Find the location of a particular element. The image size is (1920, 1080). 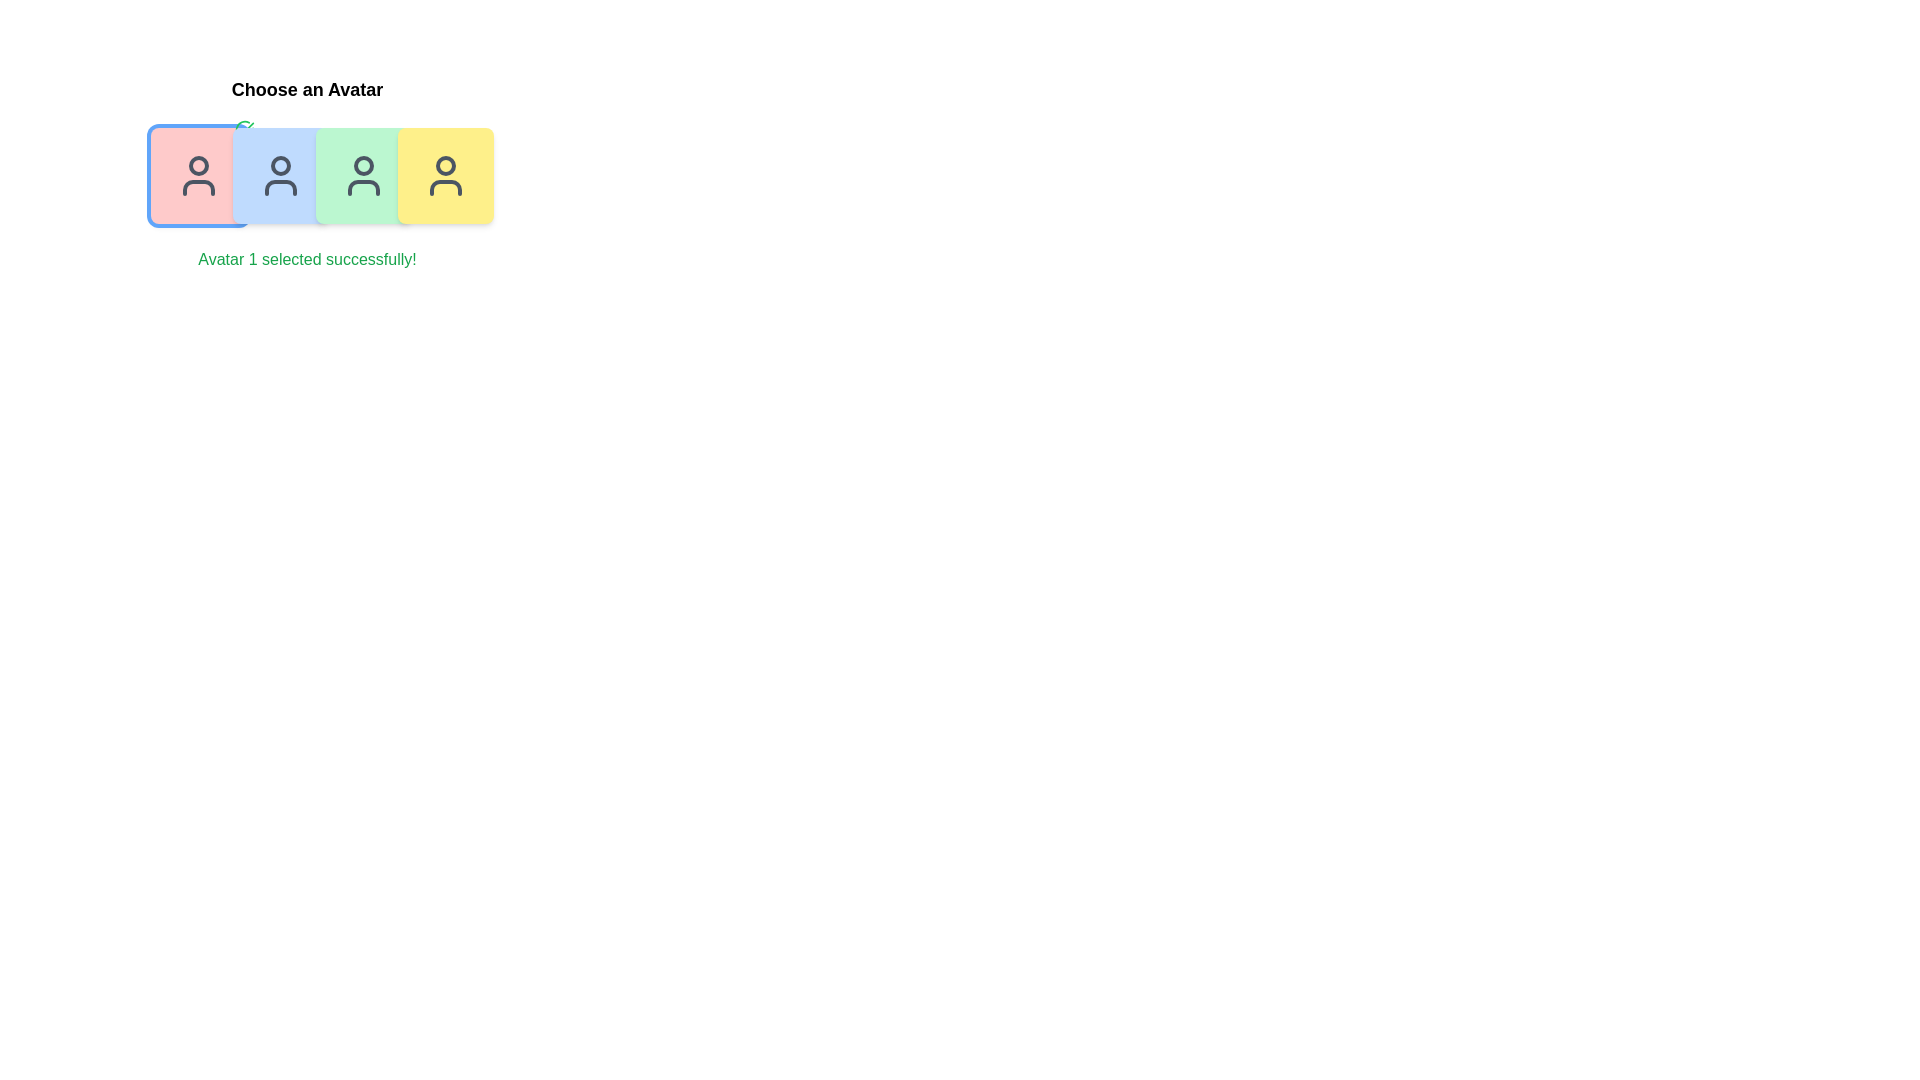

the decorative circular shape representing the head of the third avatar in the list of four avatar options is located at coordinates (363, 164).